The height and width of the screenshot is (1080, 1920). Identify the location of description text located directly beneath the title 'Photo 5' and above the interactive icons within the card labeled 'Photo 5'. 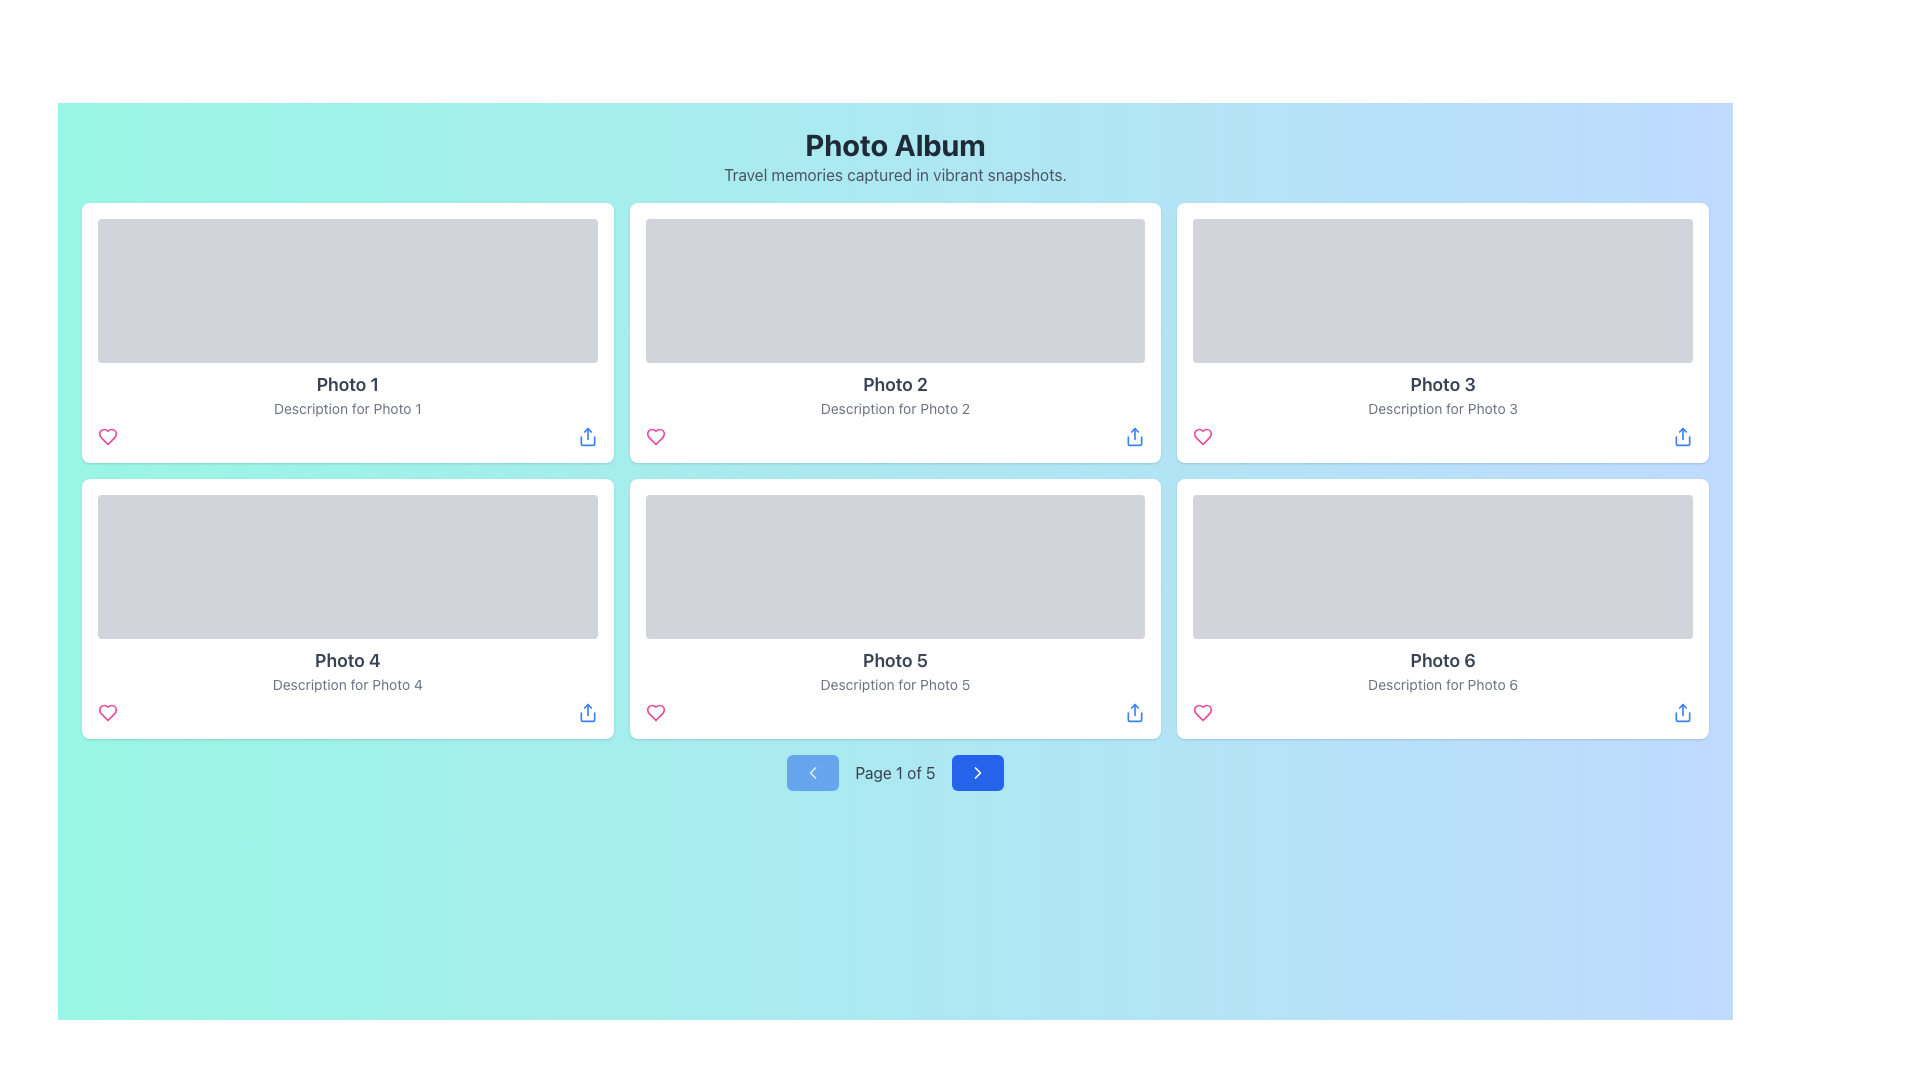
(894, 684).